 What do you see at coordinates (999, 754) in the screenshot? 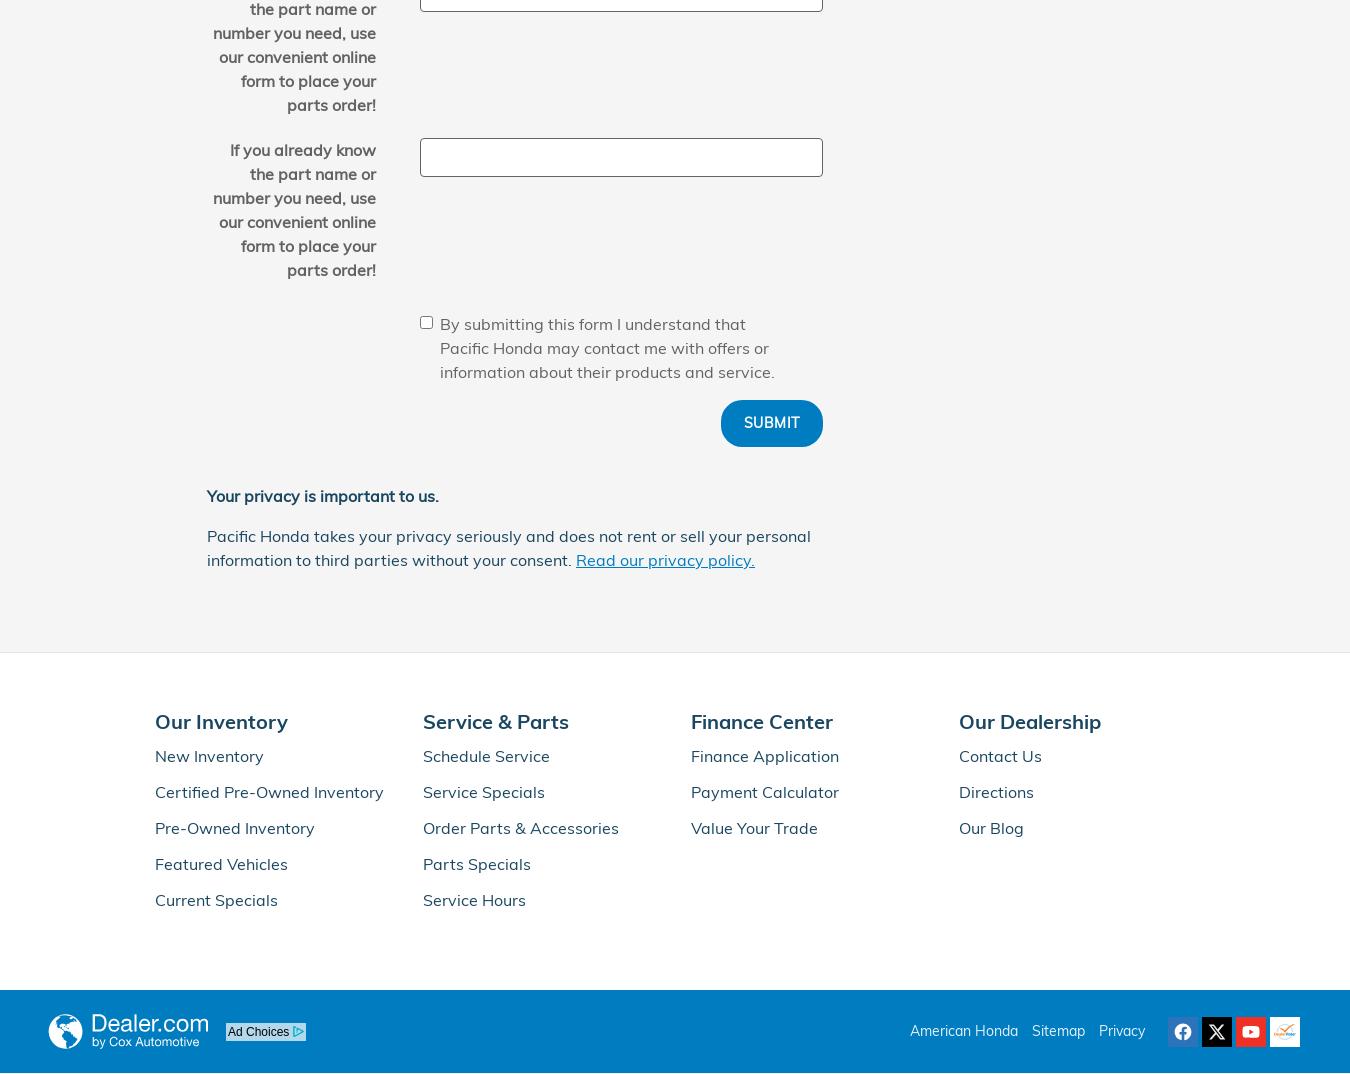
I see `'Contact Us'` at bounding box center [999, 754].